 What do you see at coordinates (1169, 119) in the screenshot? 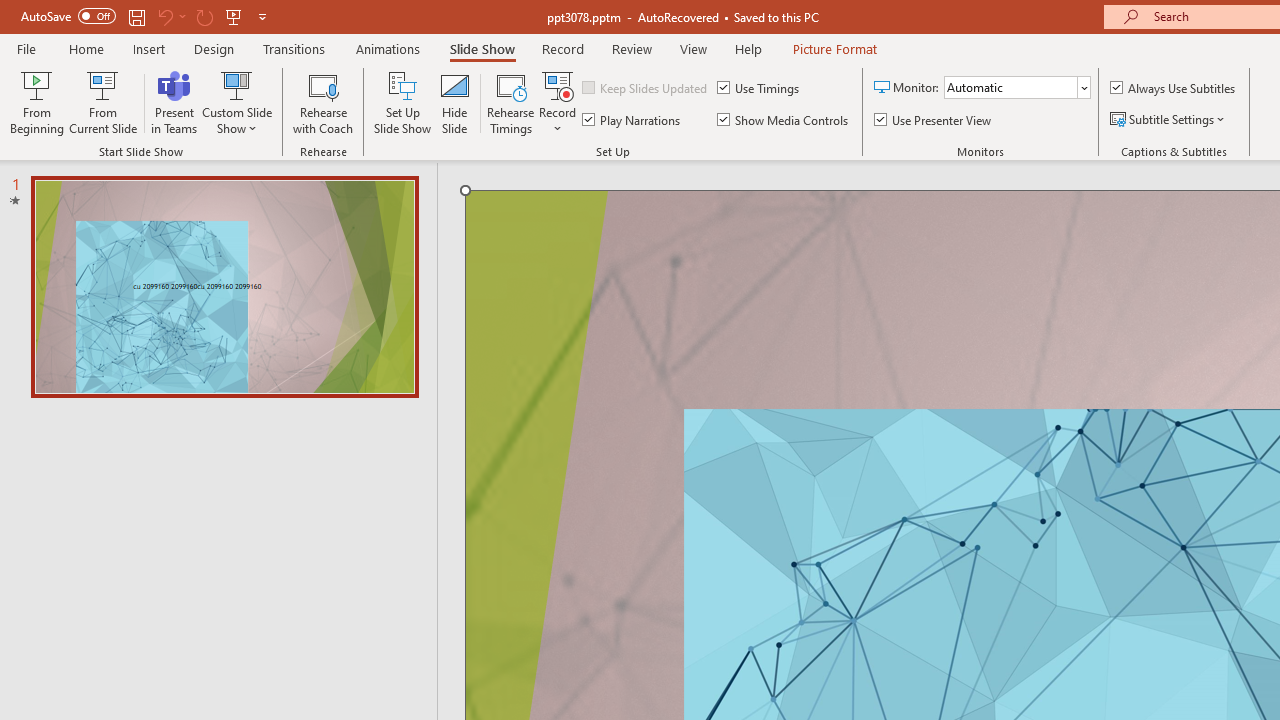
I see `'Subtitle Settings'` at bounding box center [1169, 119].